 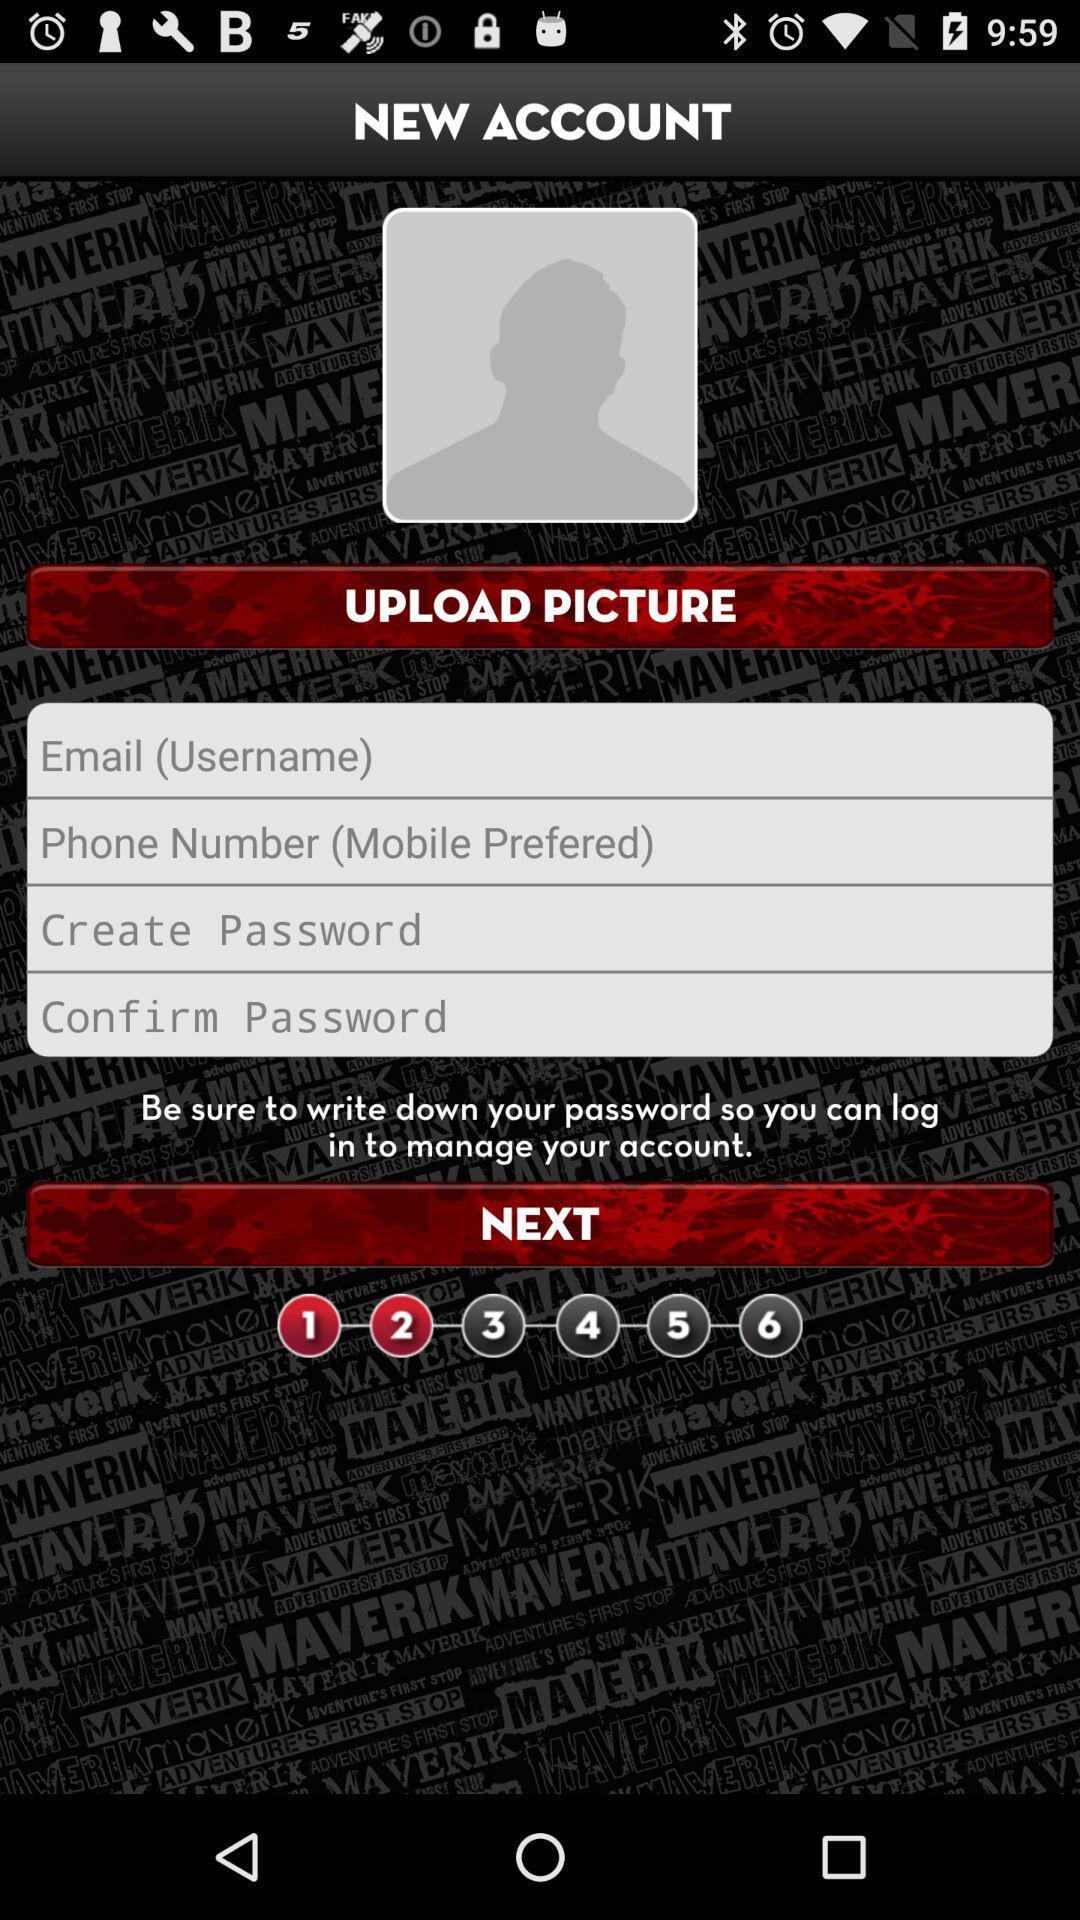 What do you see at coordinates (540, 604) in the screenshot?
I see `the upload picture item` at bounding box center [540, 604].